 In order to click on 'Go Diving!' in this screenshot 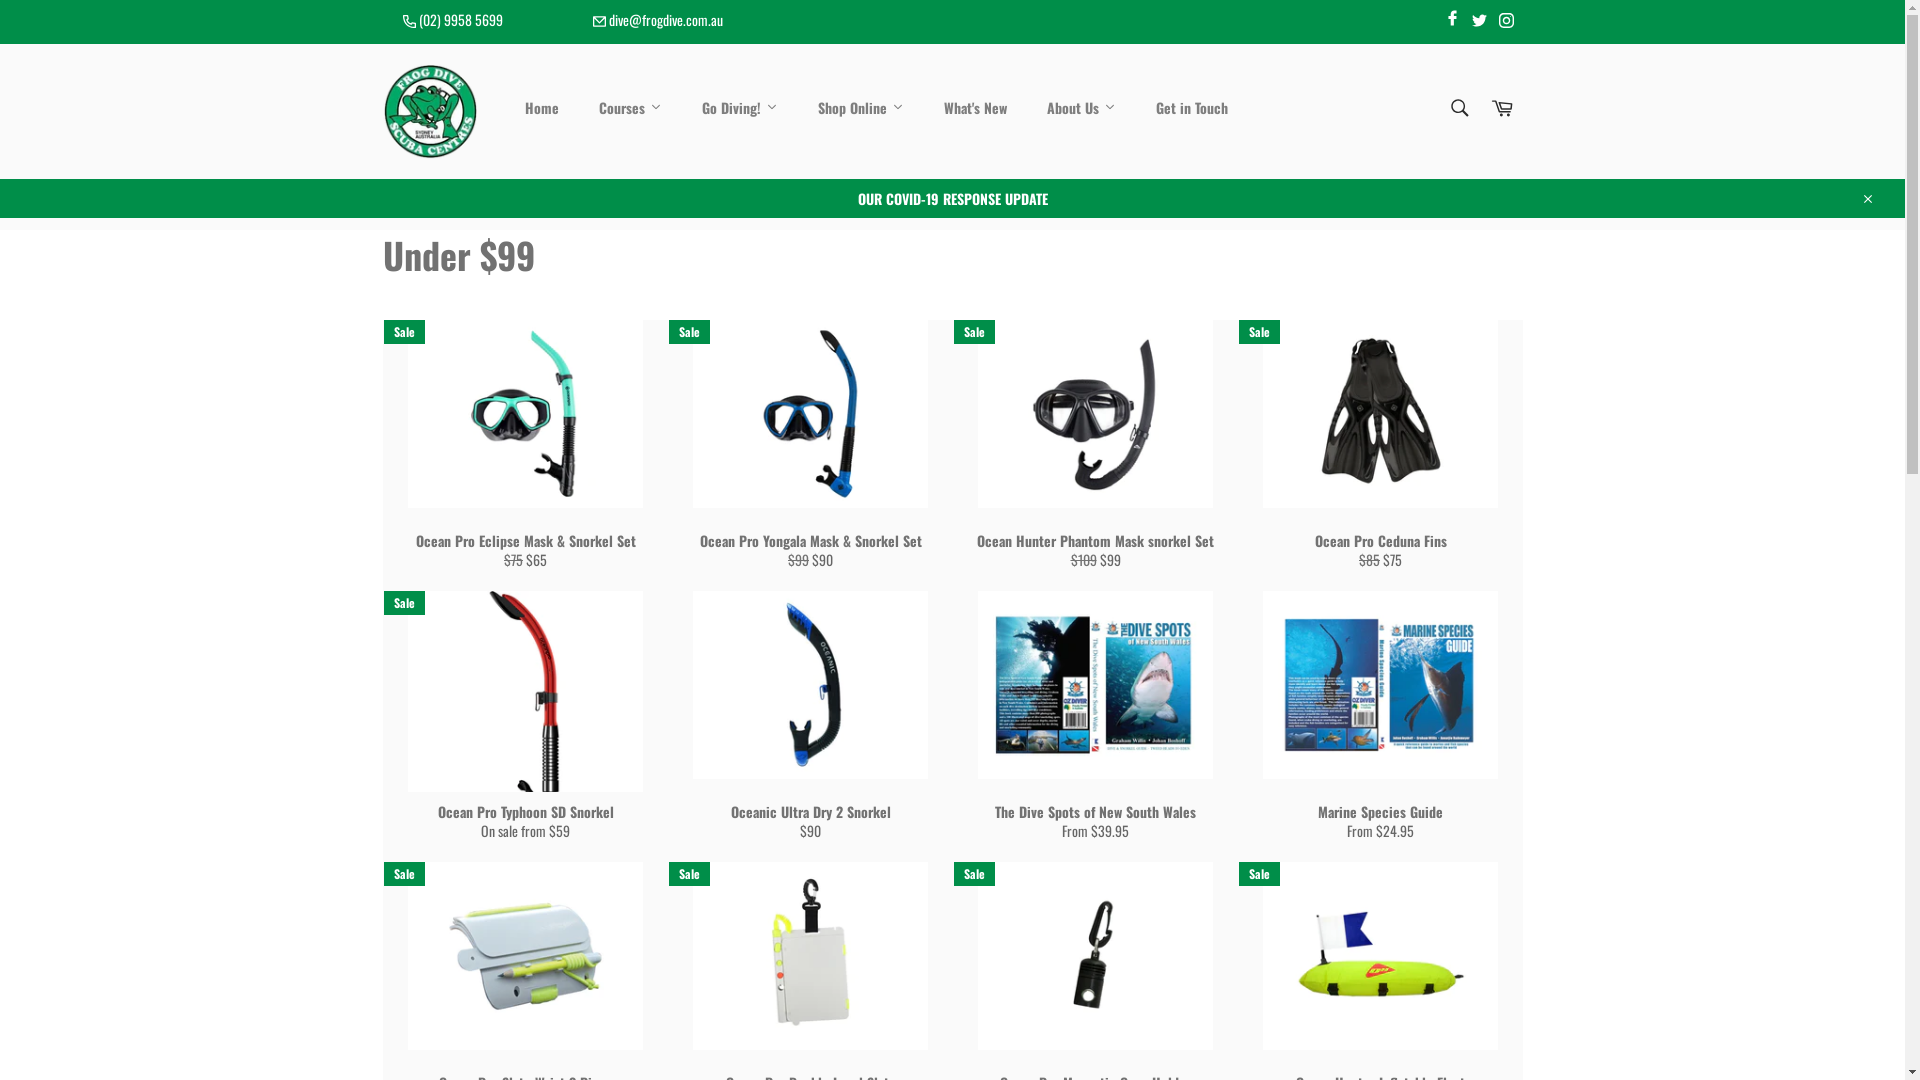, I will do `click(738, 108)`.